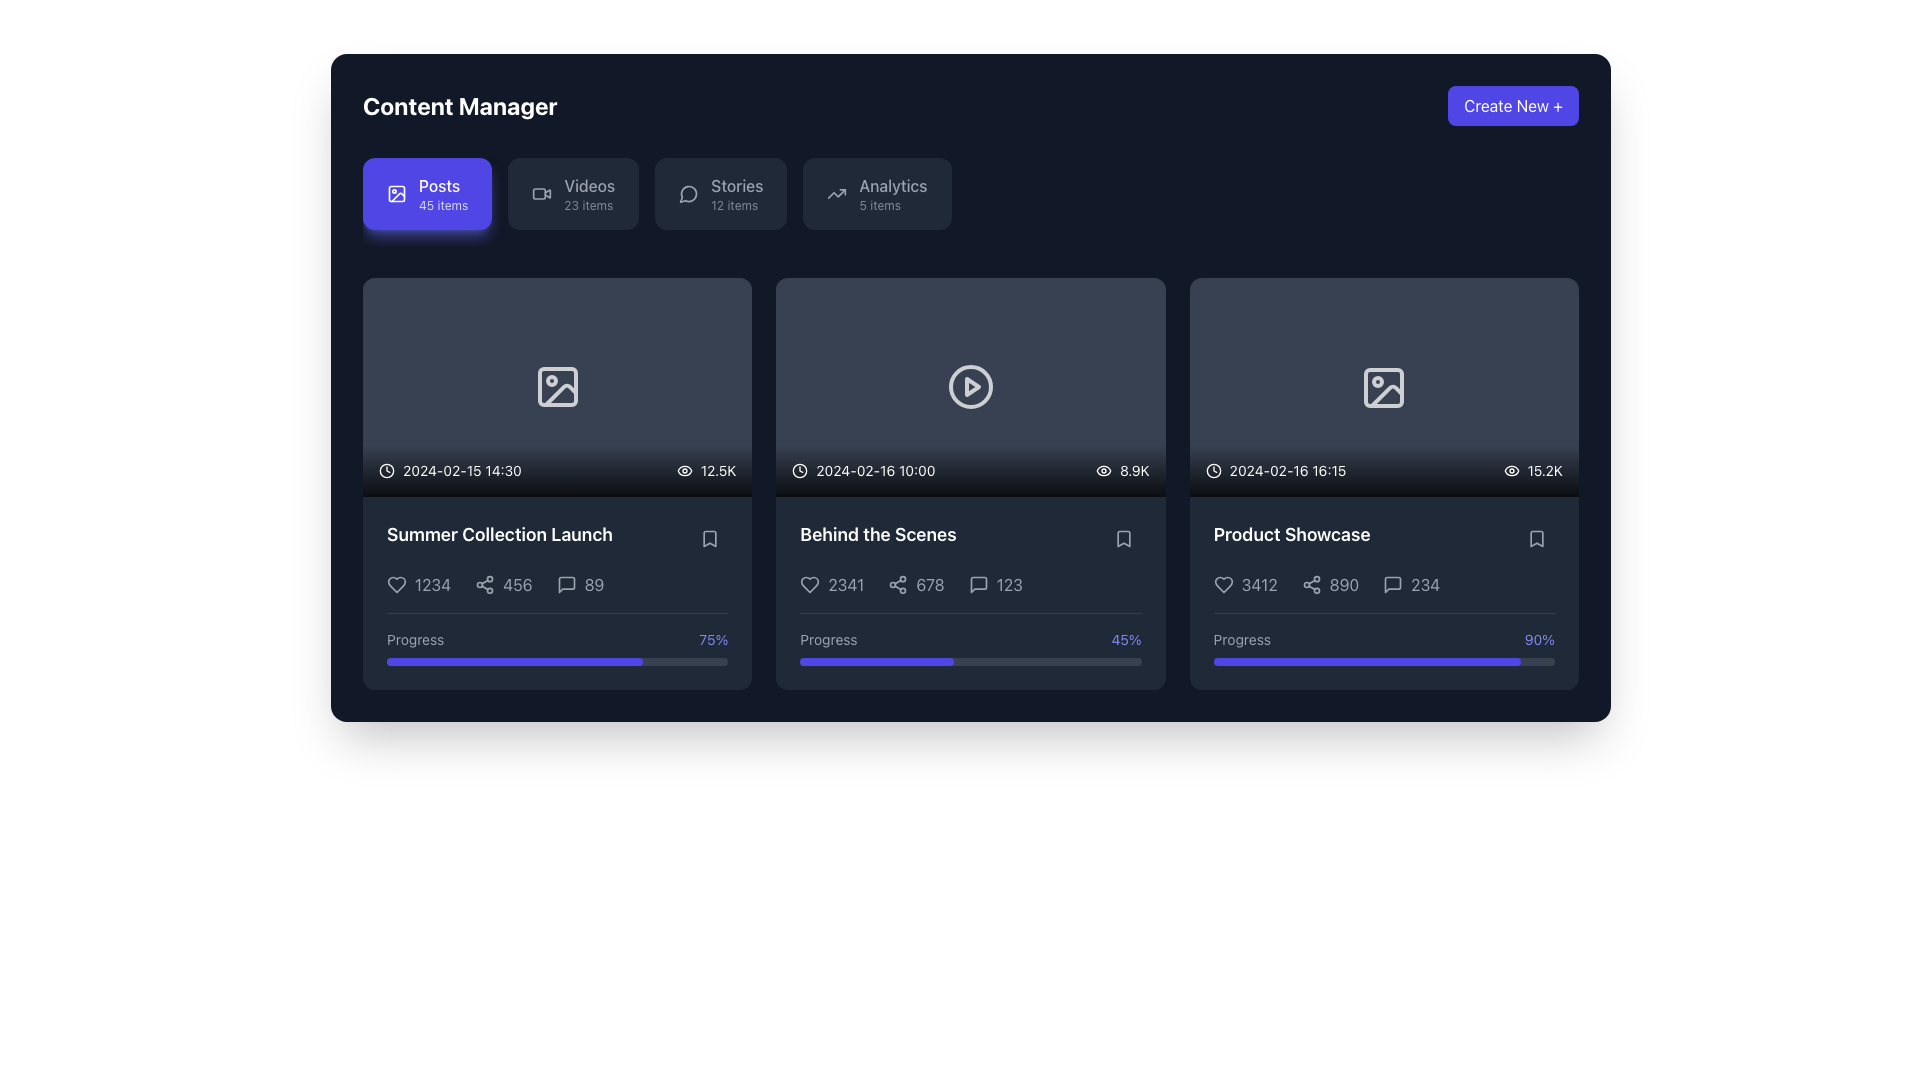  Describe the element at coordinates (503, 584) in the screenshot. I see `the text label displaying the numerical count '456' next to an icon representing interconnected nodes, located in the interaction metrics section beneath the leftmost content card` at that location.